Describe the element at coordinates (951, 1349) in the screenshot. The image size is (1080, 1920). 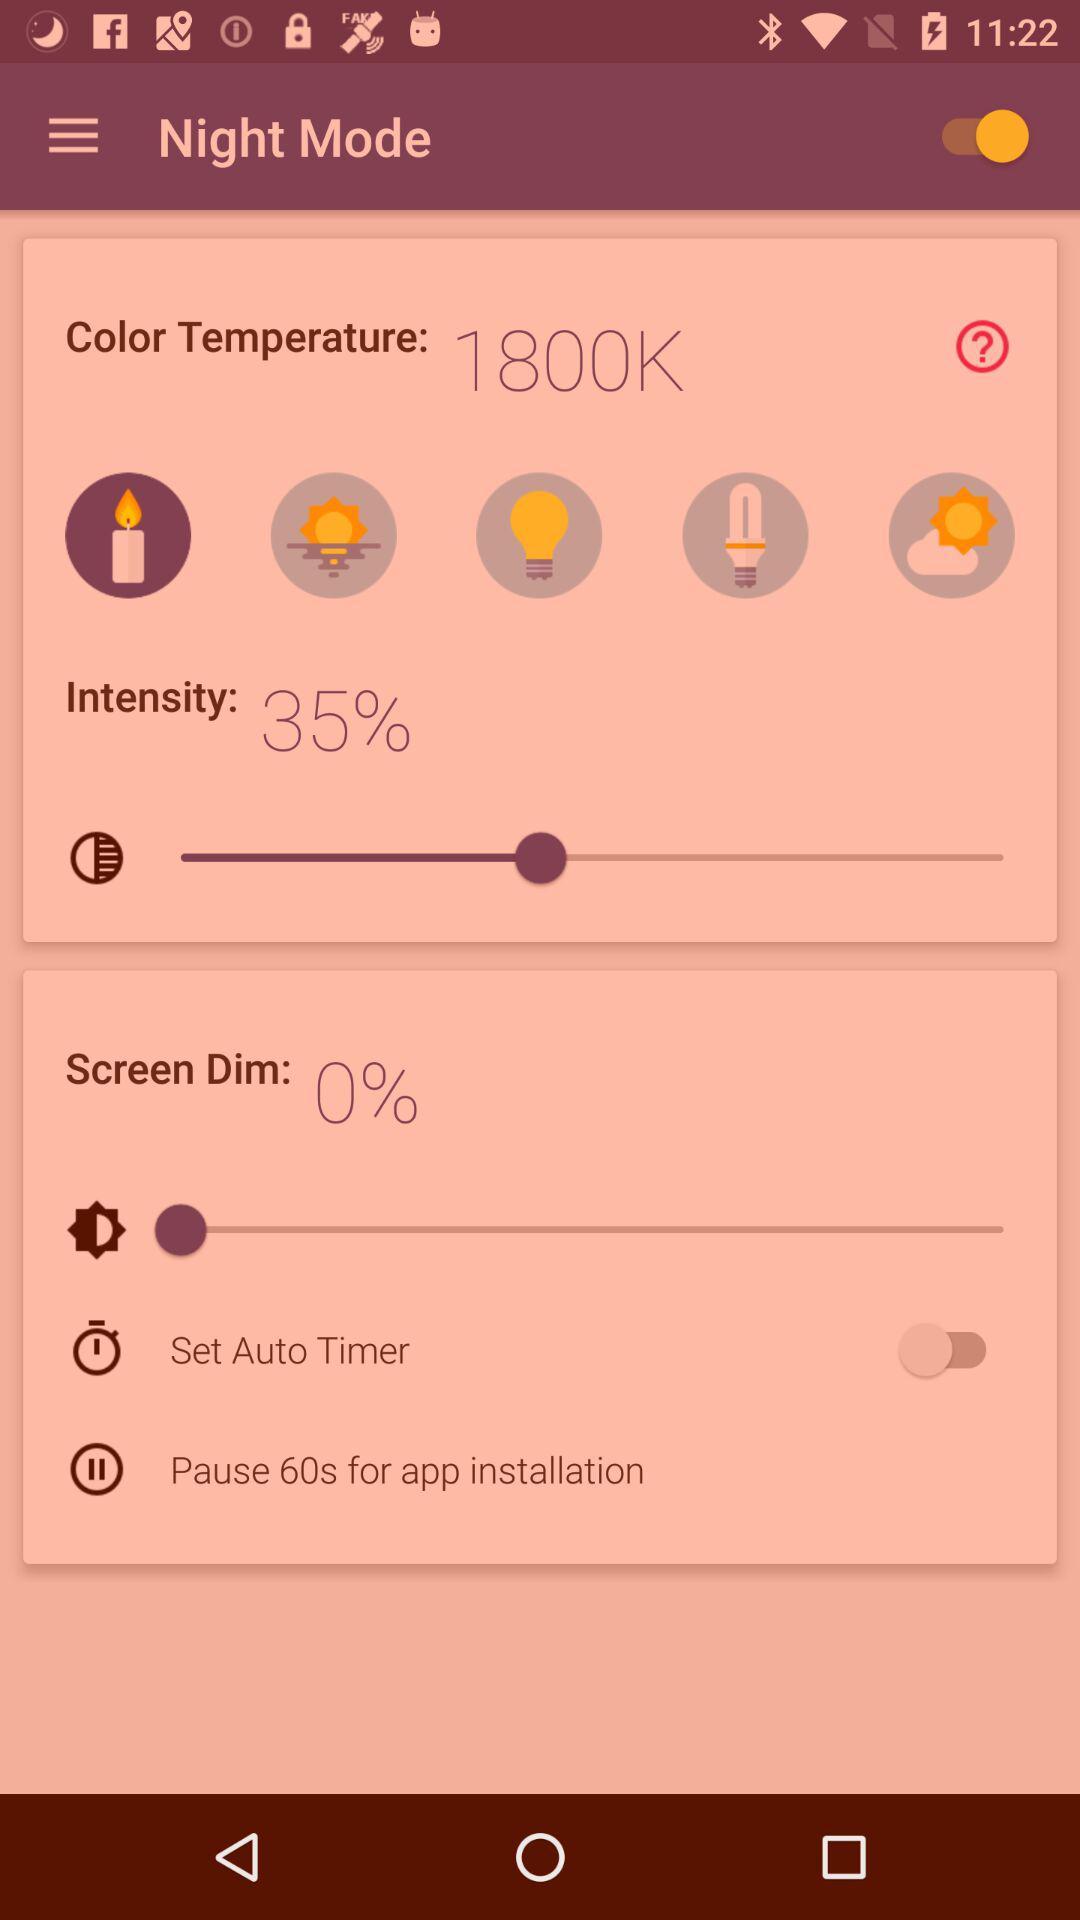
I see `the item to the right of set auto timer item` at that location.